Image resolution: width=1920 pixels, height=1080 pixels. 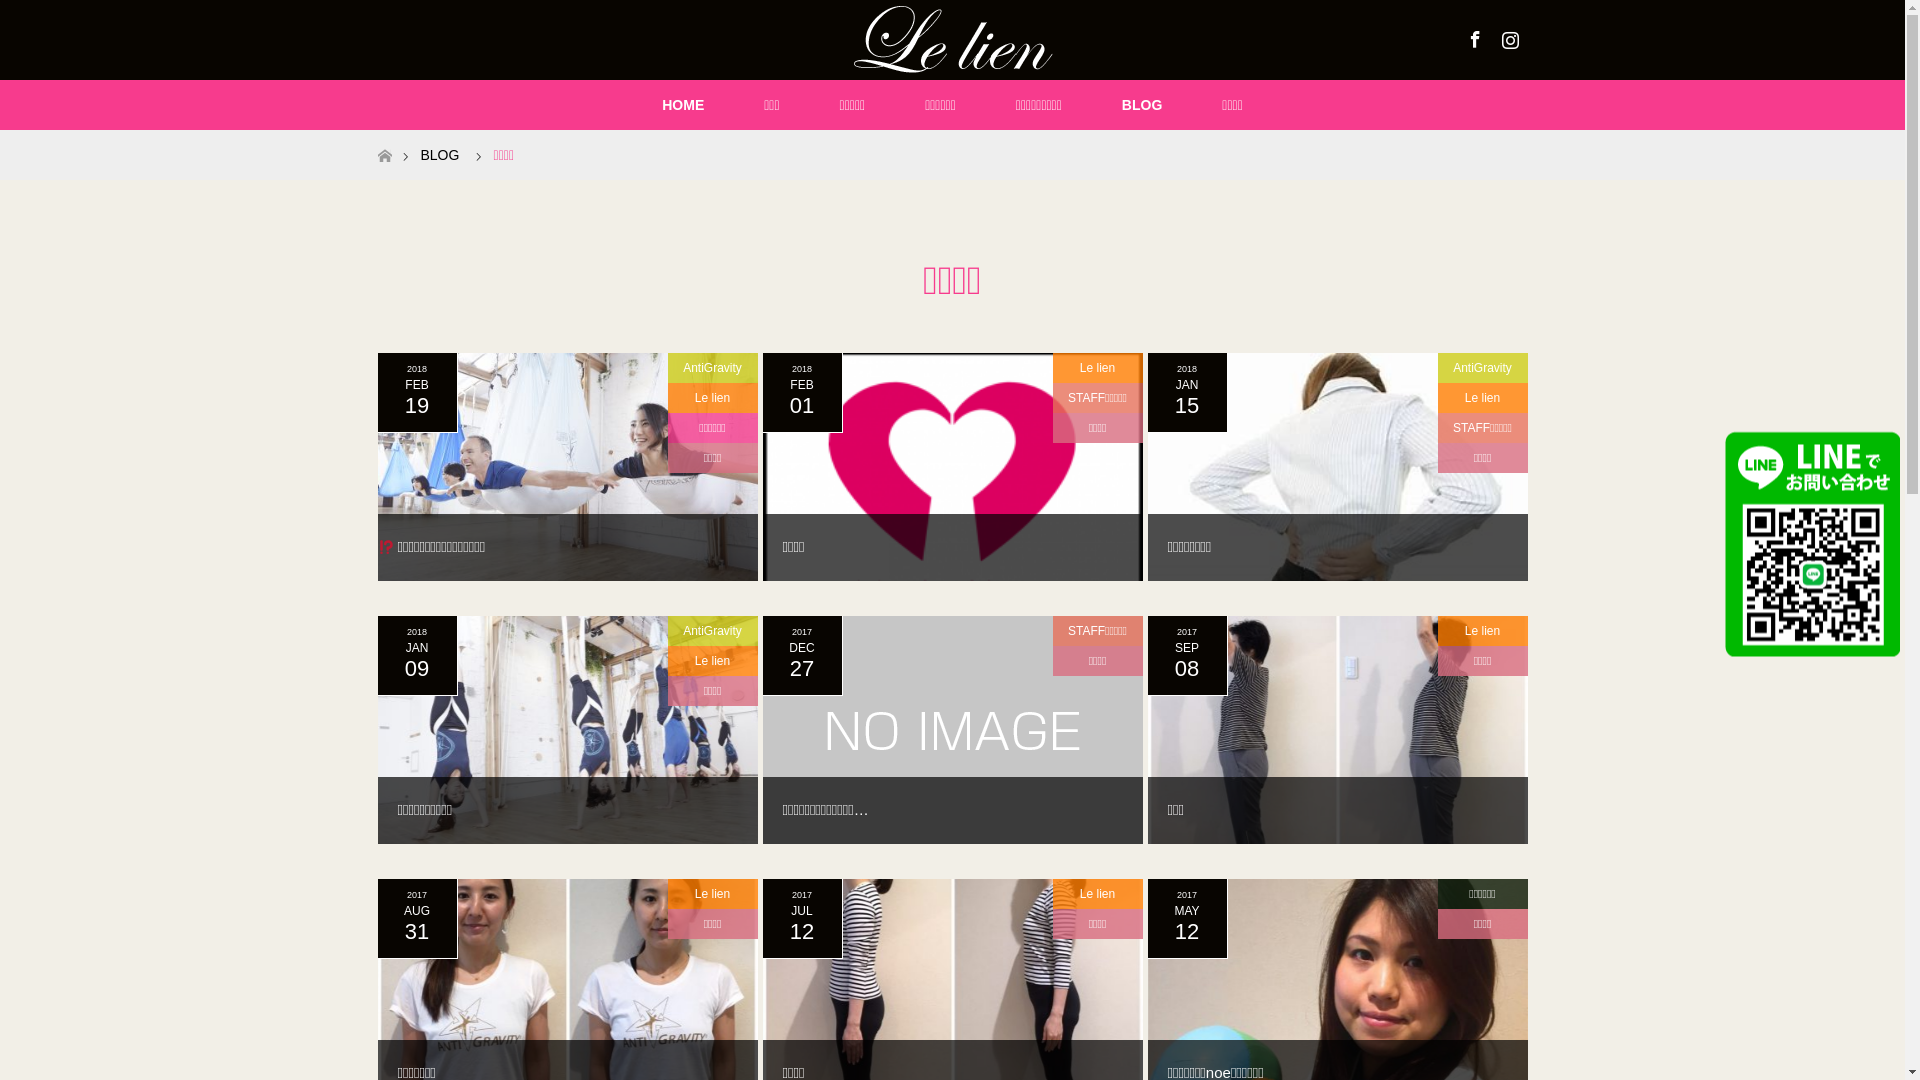 What do you see at coordinates (1507, 35) in the screenshot?
I see `'Instagram'` at bounding box center [1507, 35].